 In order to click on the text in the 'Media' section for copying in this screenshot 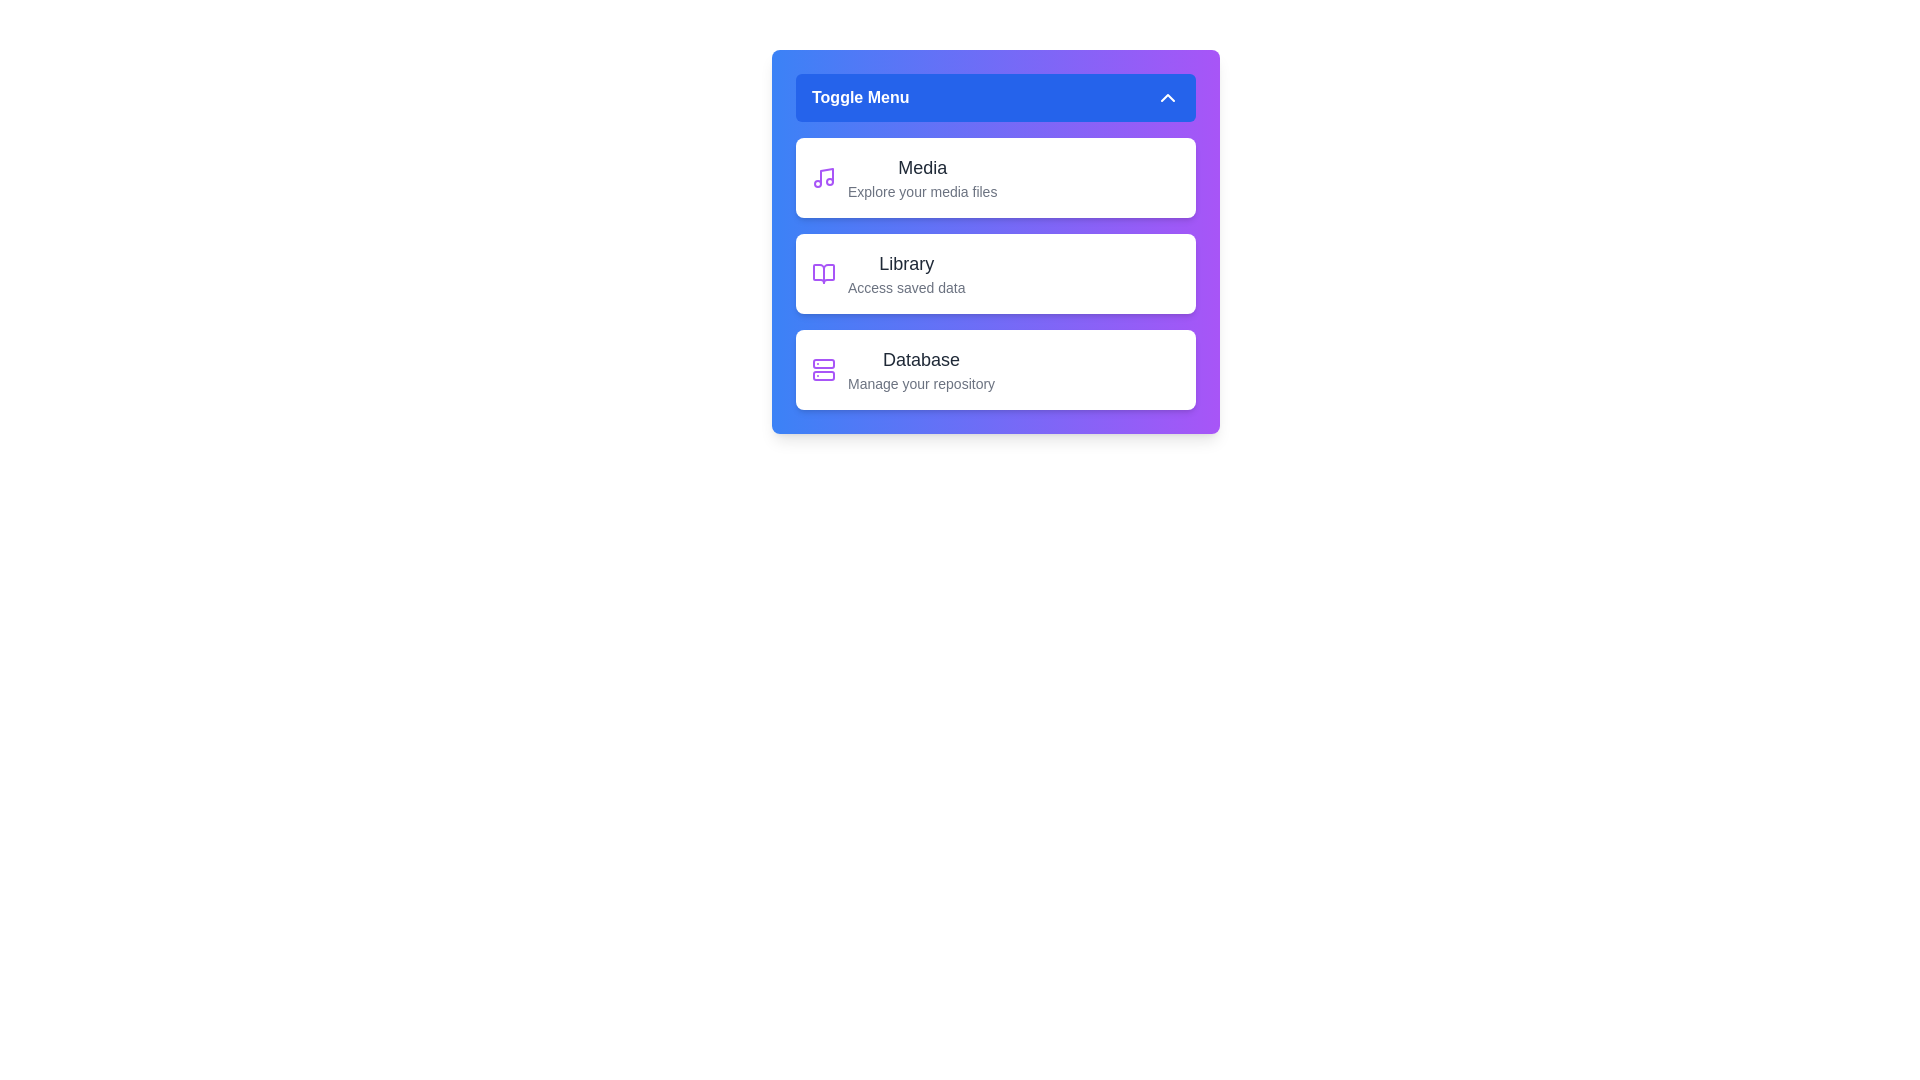, I will do `click(848, 153)`.